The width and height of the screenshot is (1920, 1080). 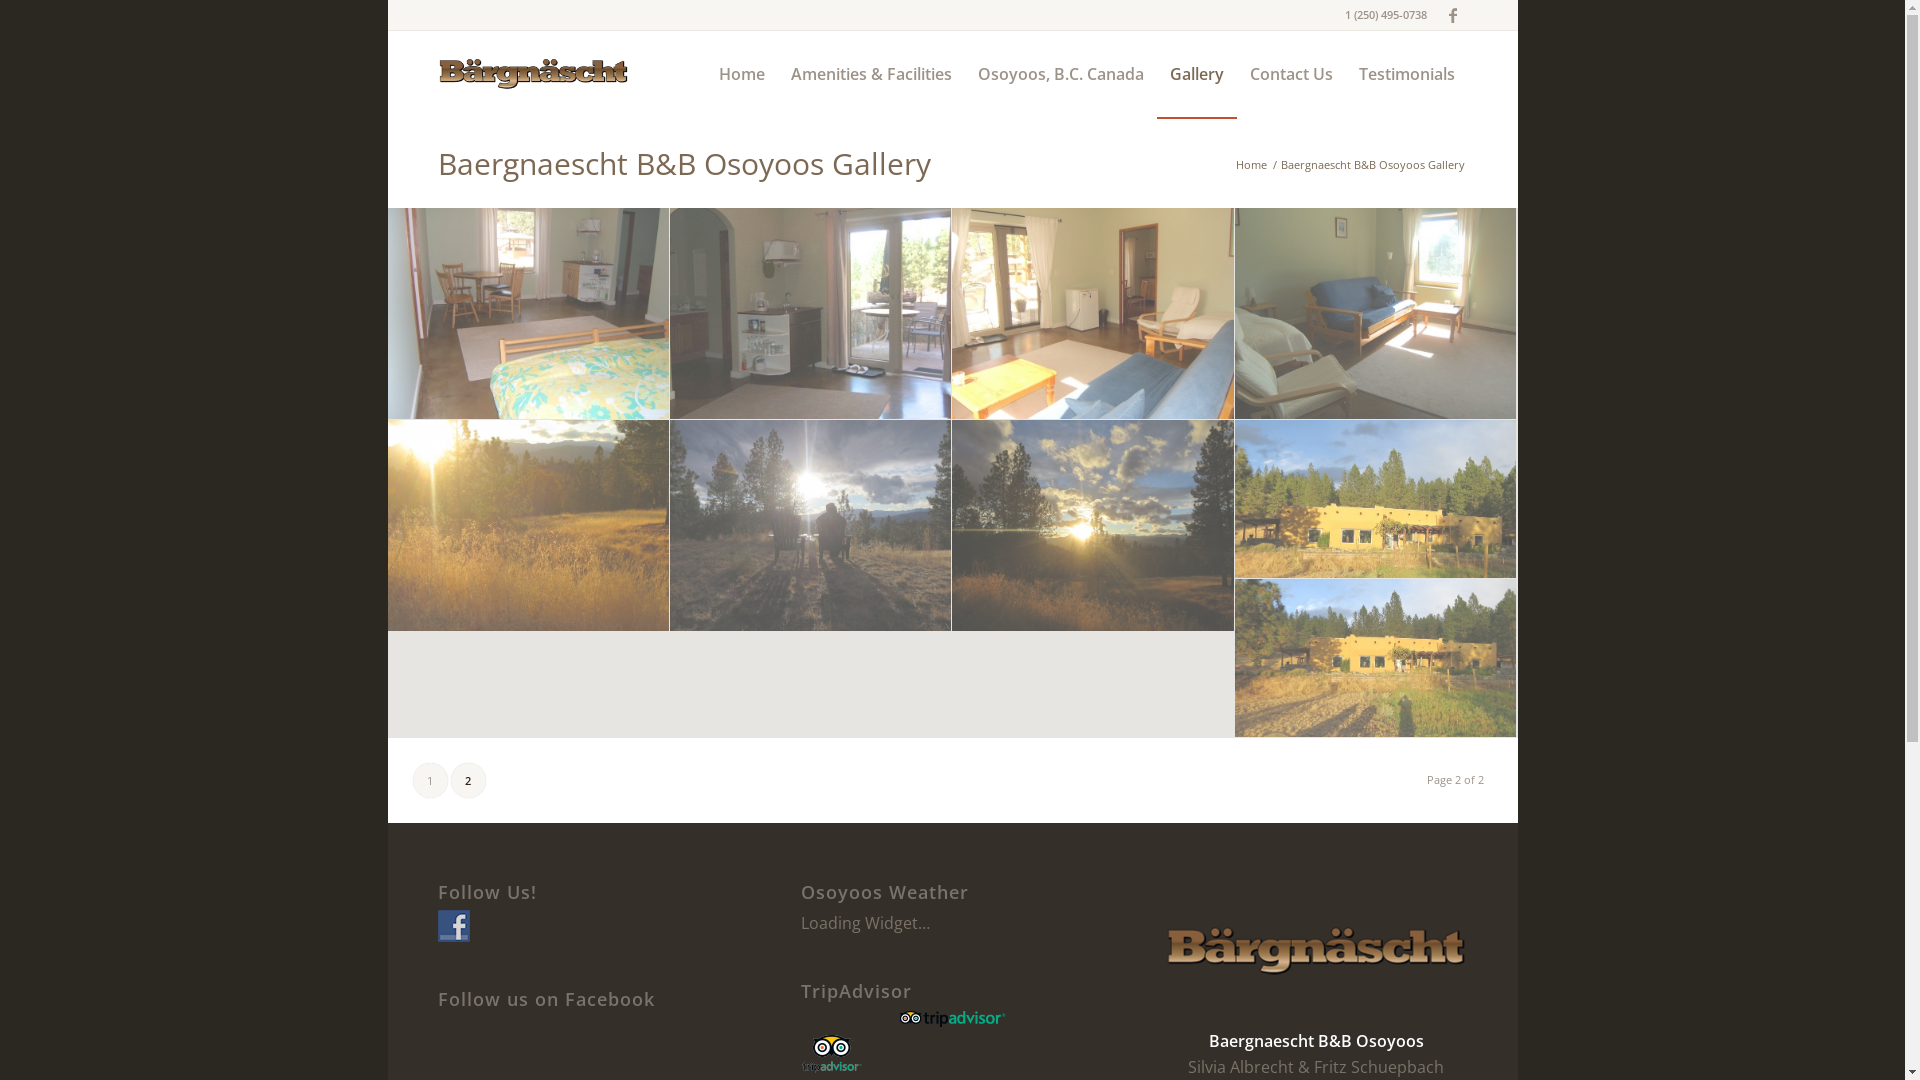 I want to click on 'Amenities & Facilities', so click(x=776, y=72).